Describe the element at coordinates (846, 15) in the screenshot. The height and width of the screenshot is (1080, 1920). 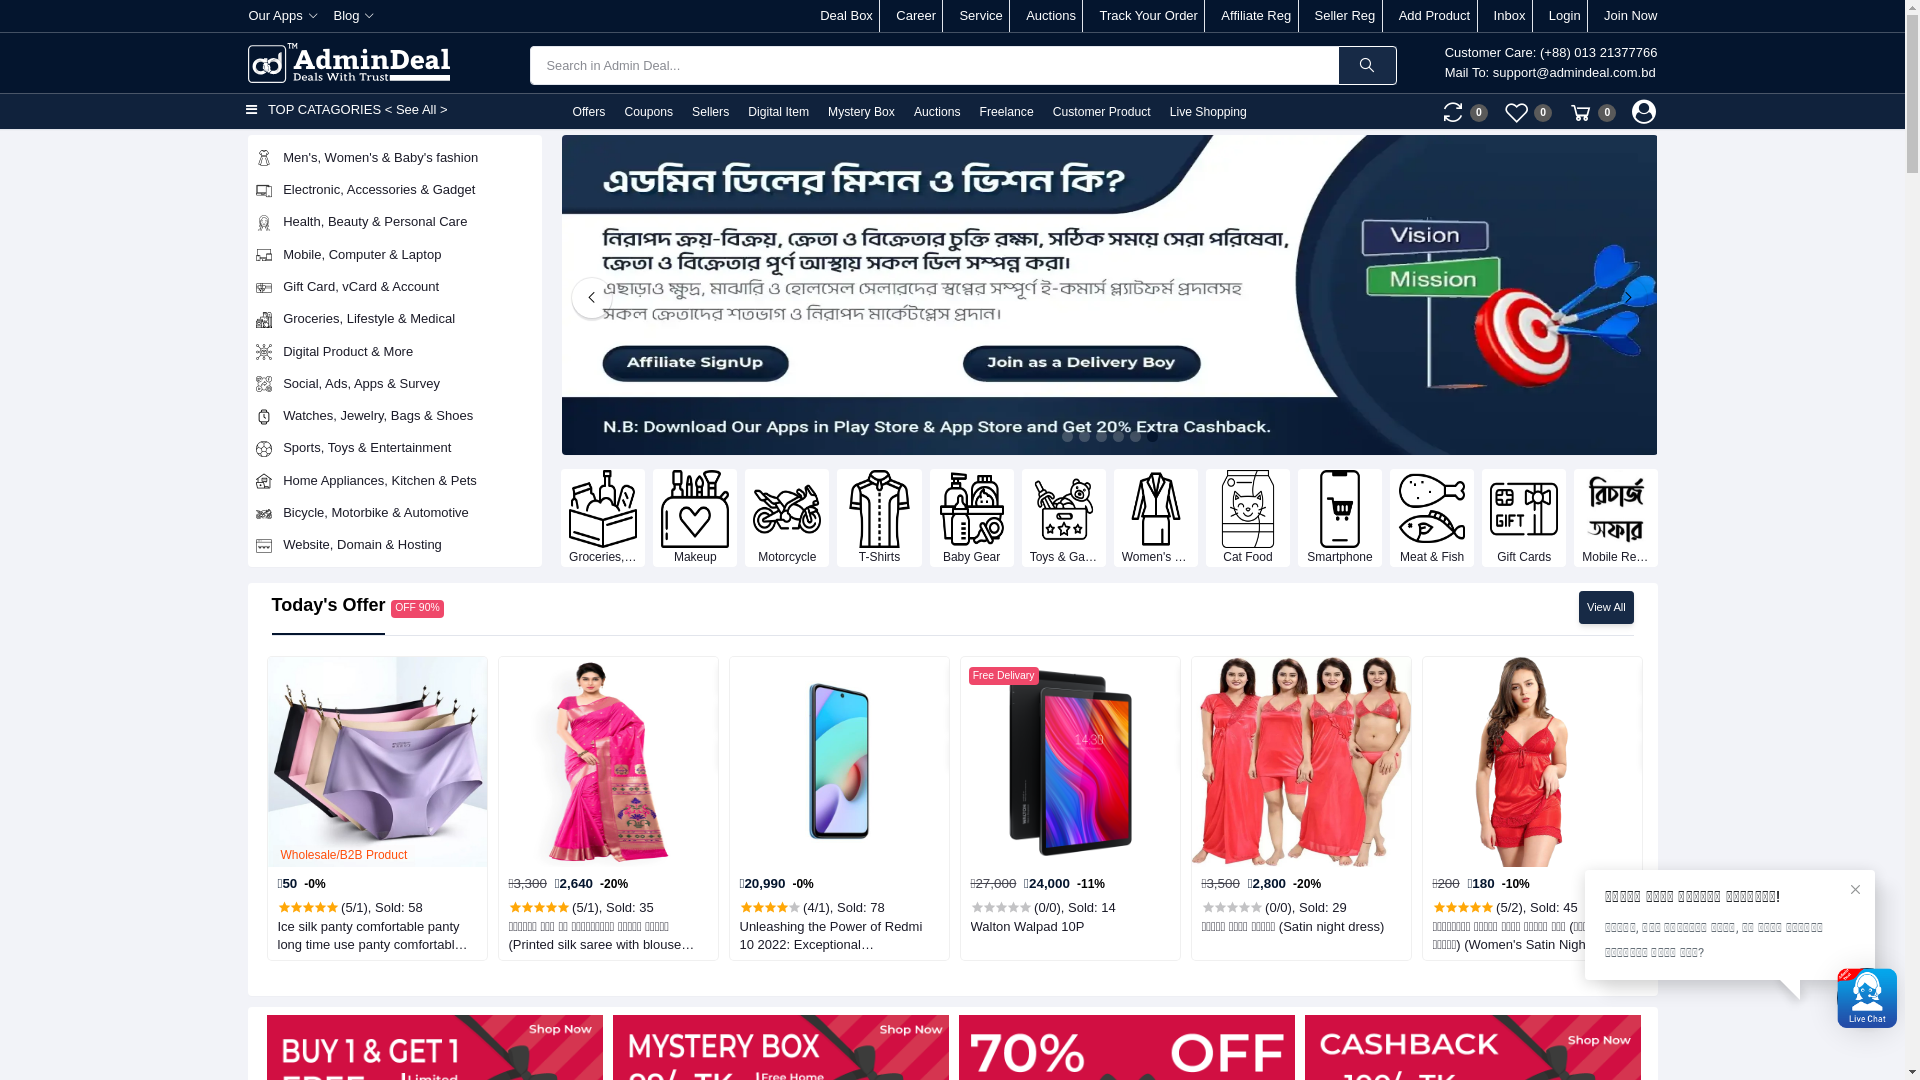
I see `'Deal Box'` at that location.